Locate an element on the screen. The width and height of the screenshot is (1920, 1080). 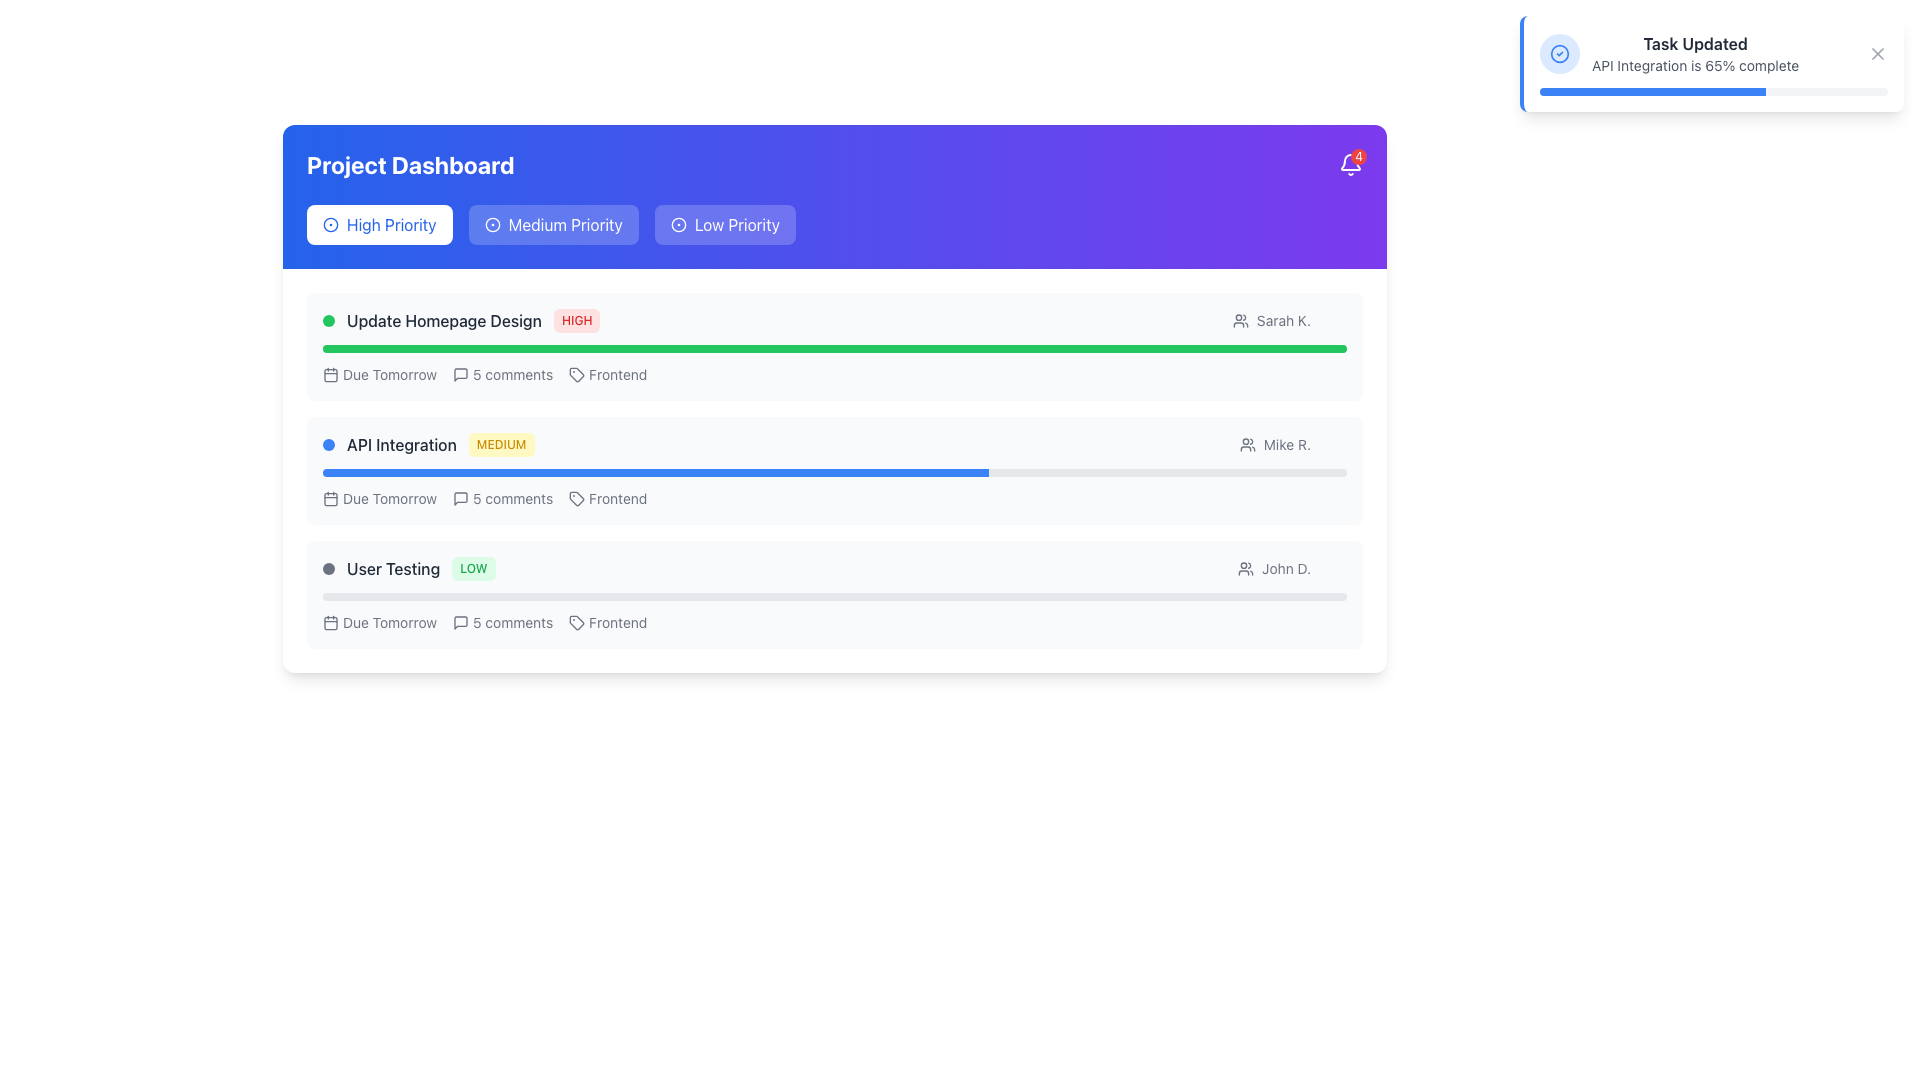
priority level of the 'User Testing' task, which is displayed as 'LOW' in the task list of the project management dashboard is located at coordinates (408, 569).